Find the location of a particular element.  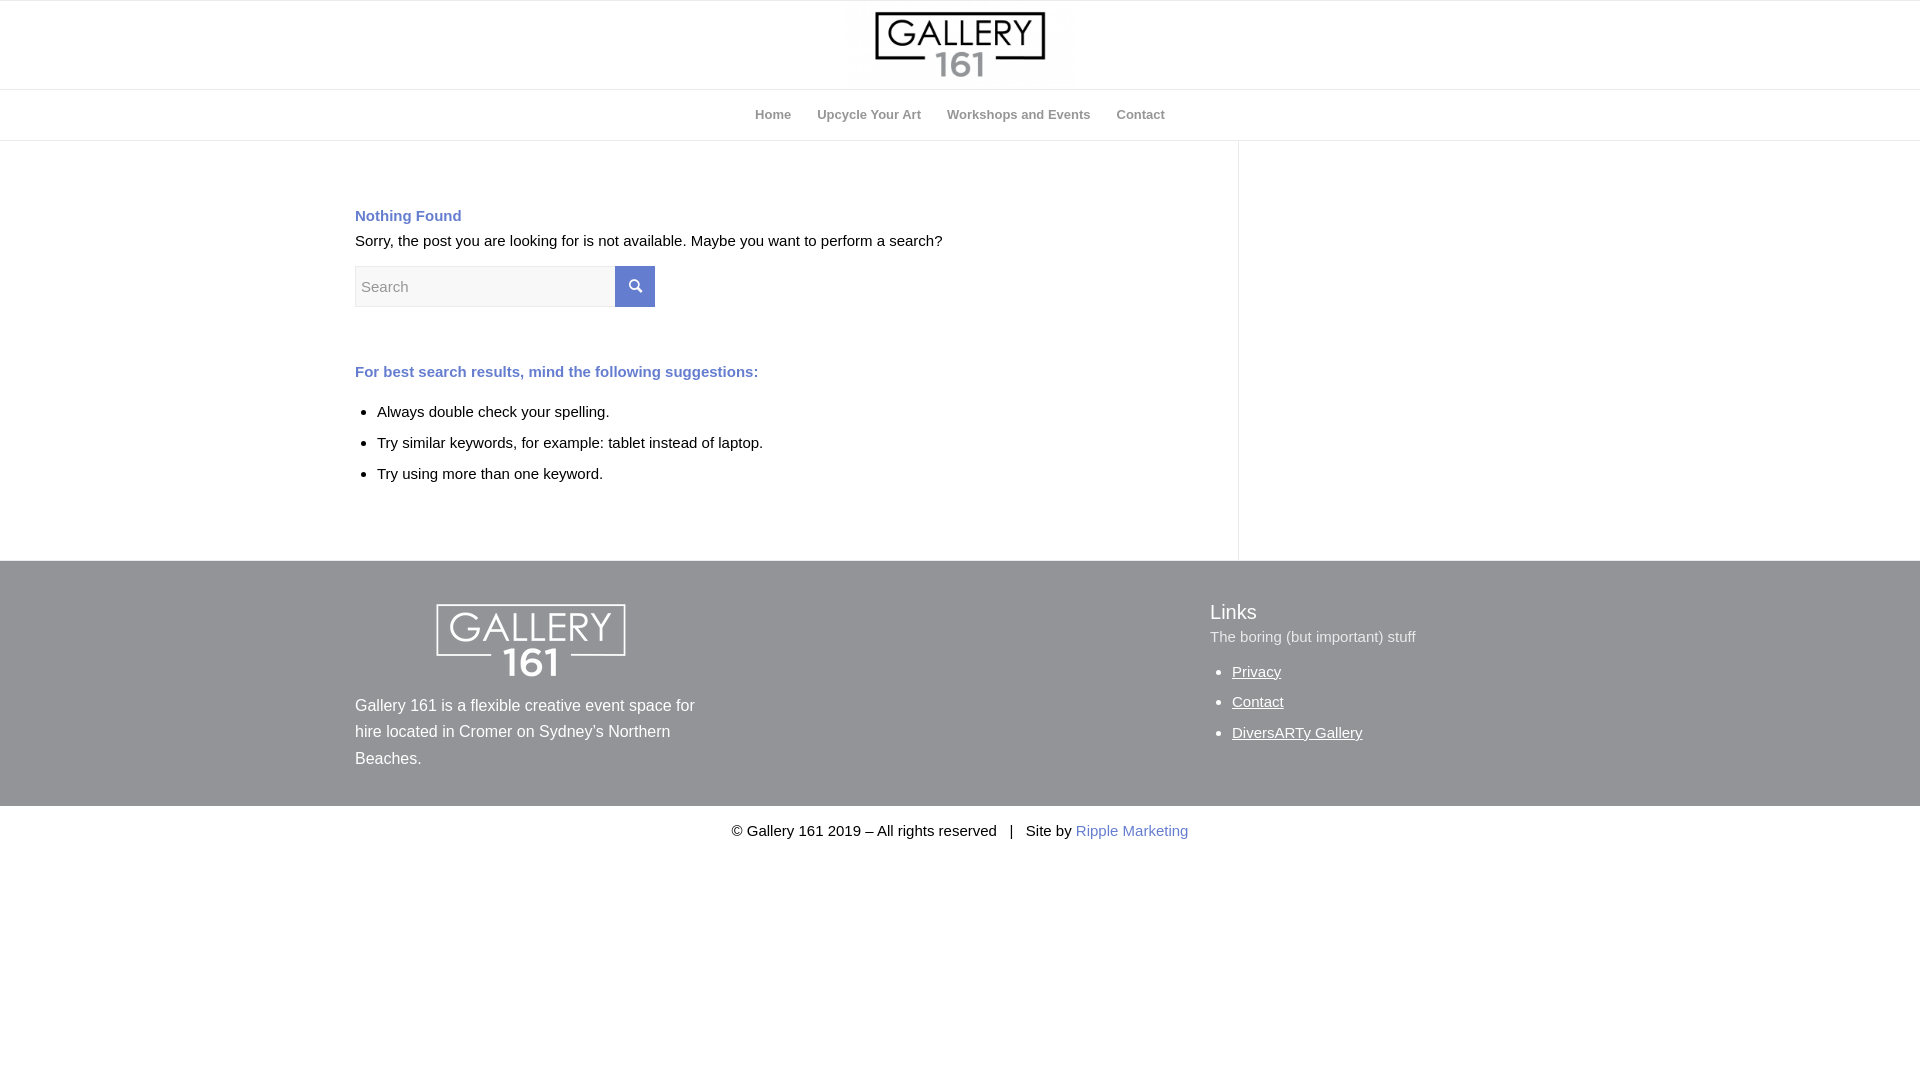

'Contact' is located at coordinates (1141, 115).